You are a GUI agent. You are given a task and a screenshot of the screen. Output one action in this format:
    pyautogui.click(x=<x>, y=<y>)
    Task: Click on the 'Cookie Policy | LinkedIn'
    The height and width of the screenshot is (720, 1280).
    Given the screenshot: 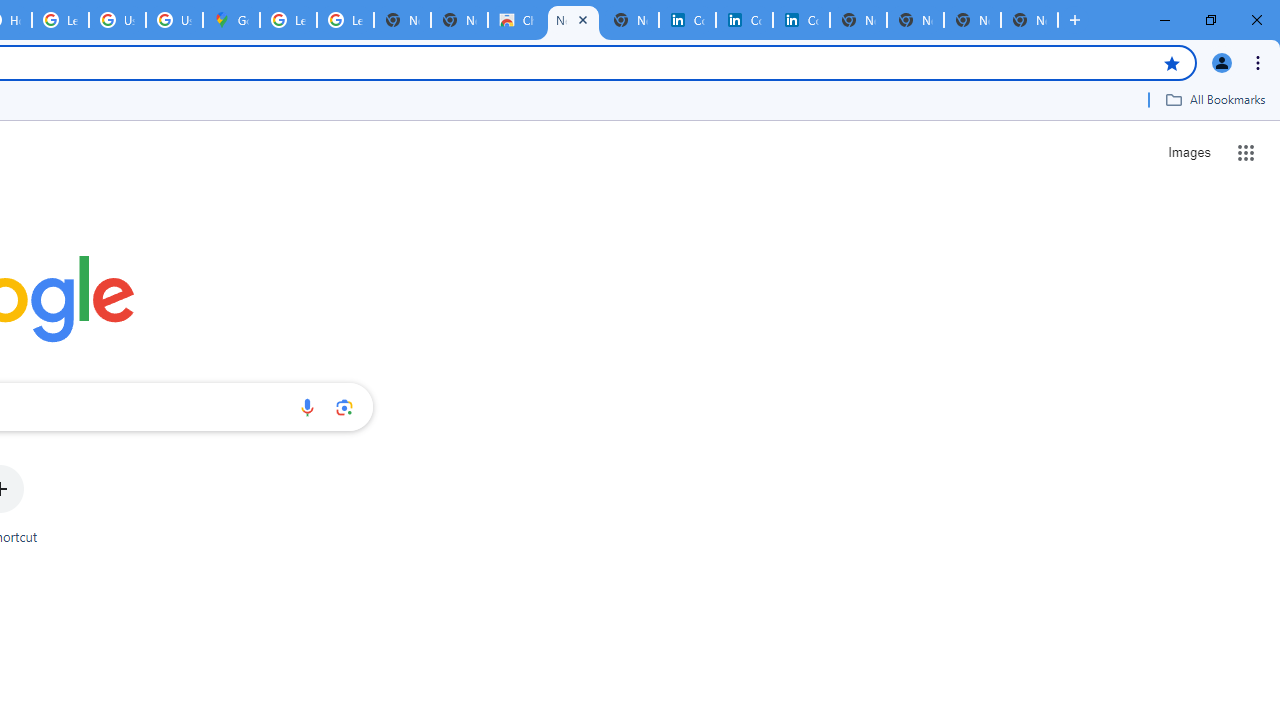 What is the action you would take?
    pyautogui.click(x=743, y=20)
    